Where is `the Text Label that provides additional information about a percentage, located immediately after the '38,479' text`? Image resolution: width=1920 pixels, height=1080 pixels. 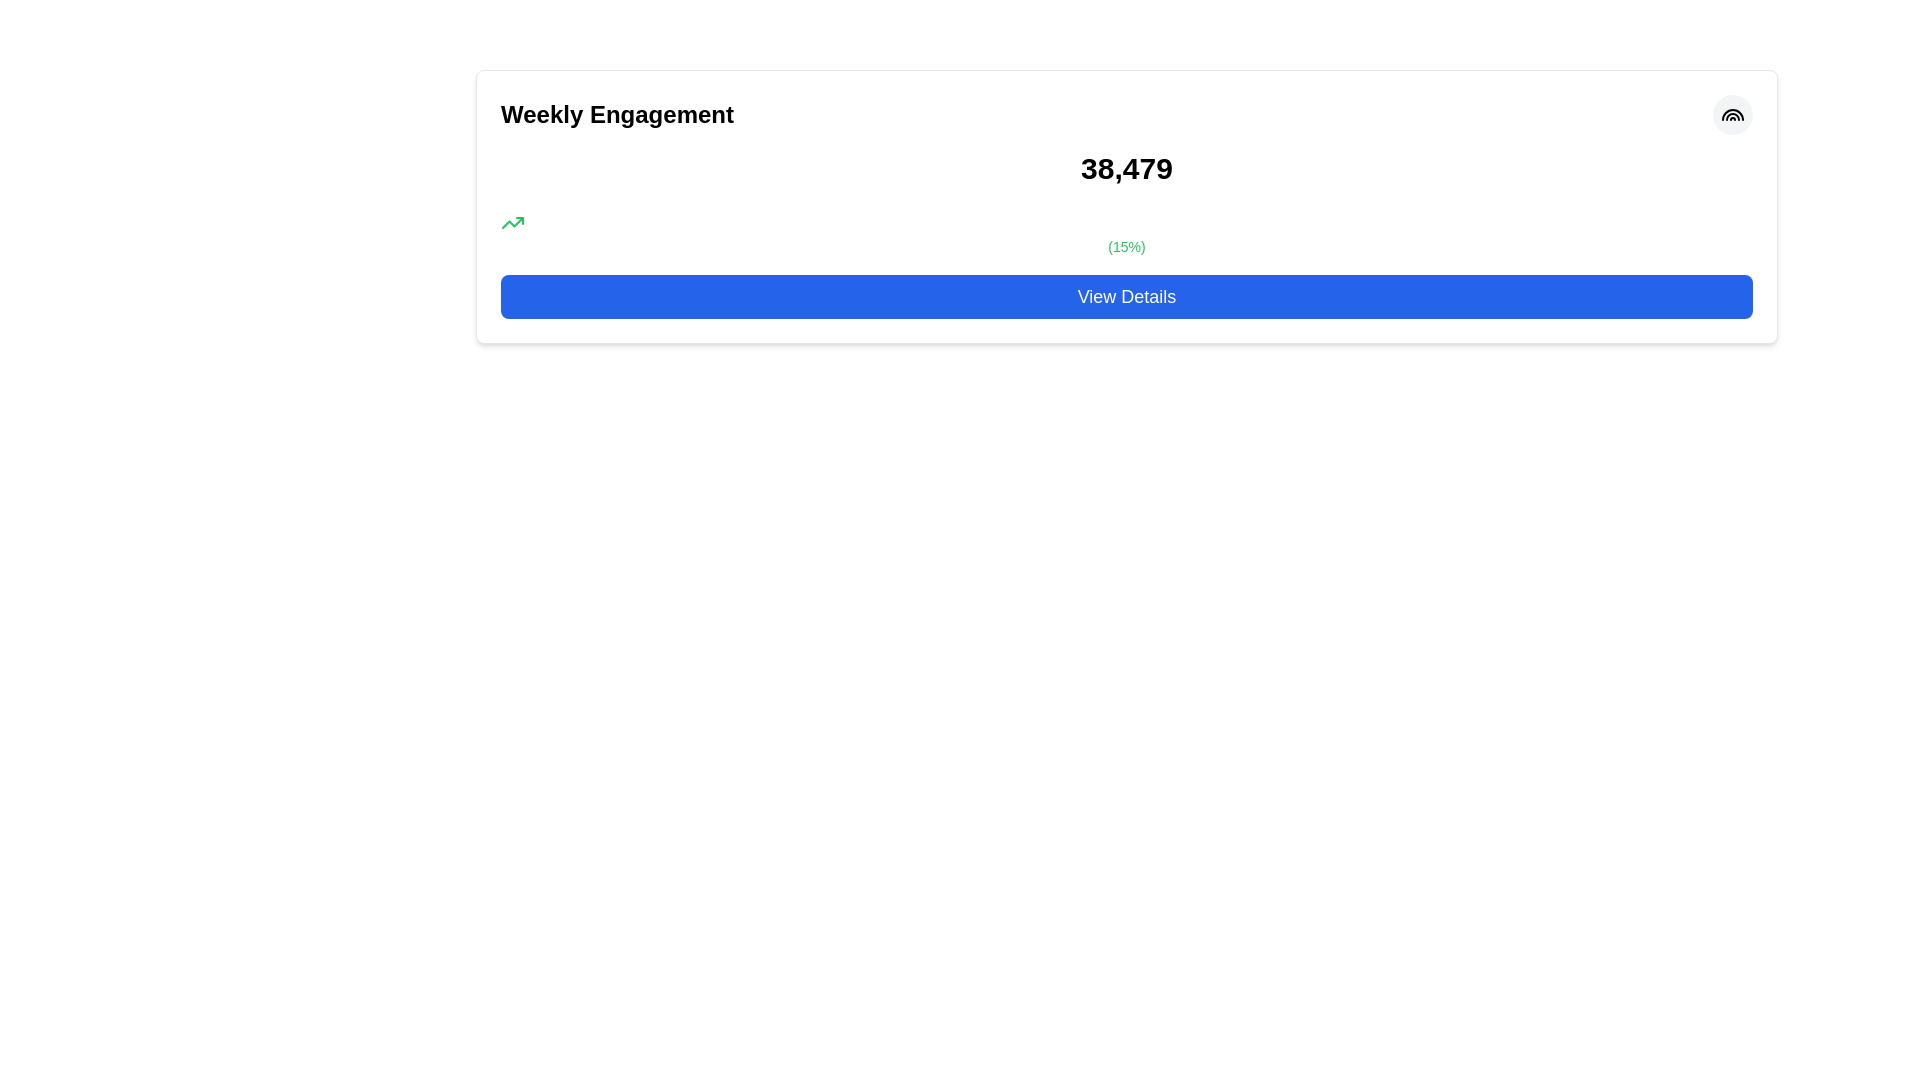
the Text Label that provides additional information about a percentage, located immediately after the '38,479' text is located at coordinates (1127, 231).